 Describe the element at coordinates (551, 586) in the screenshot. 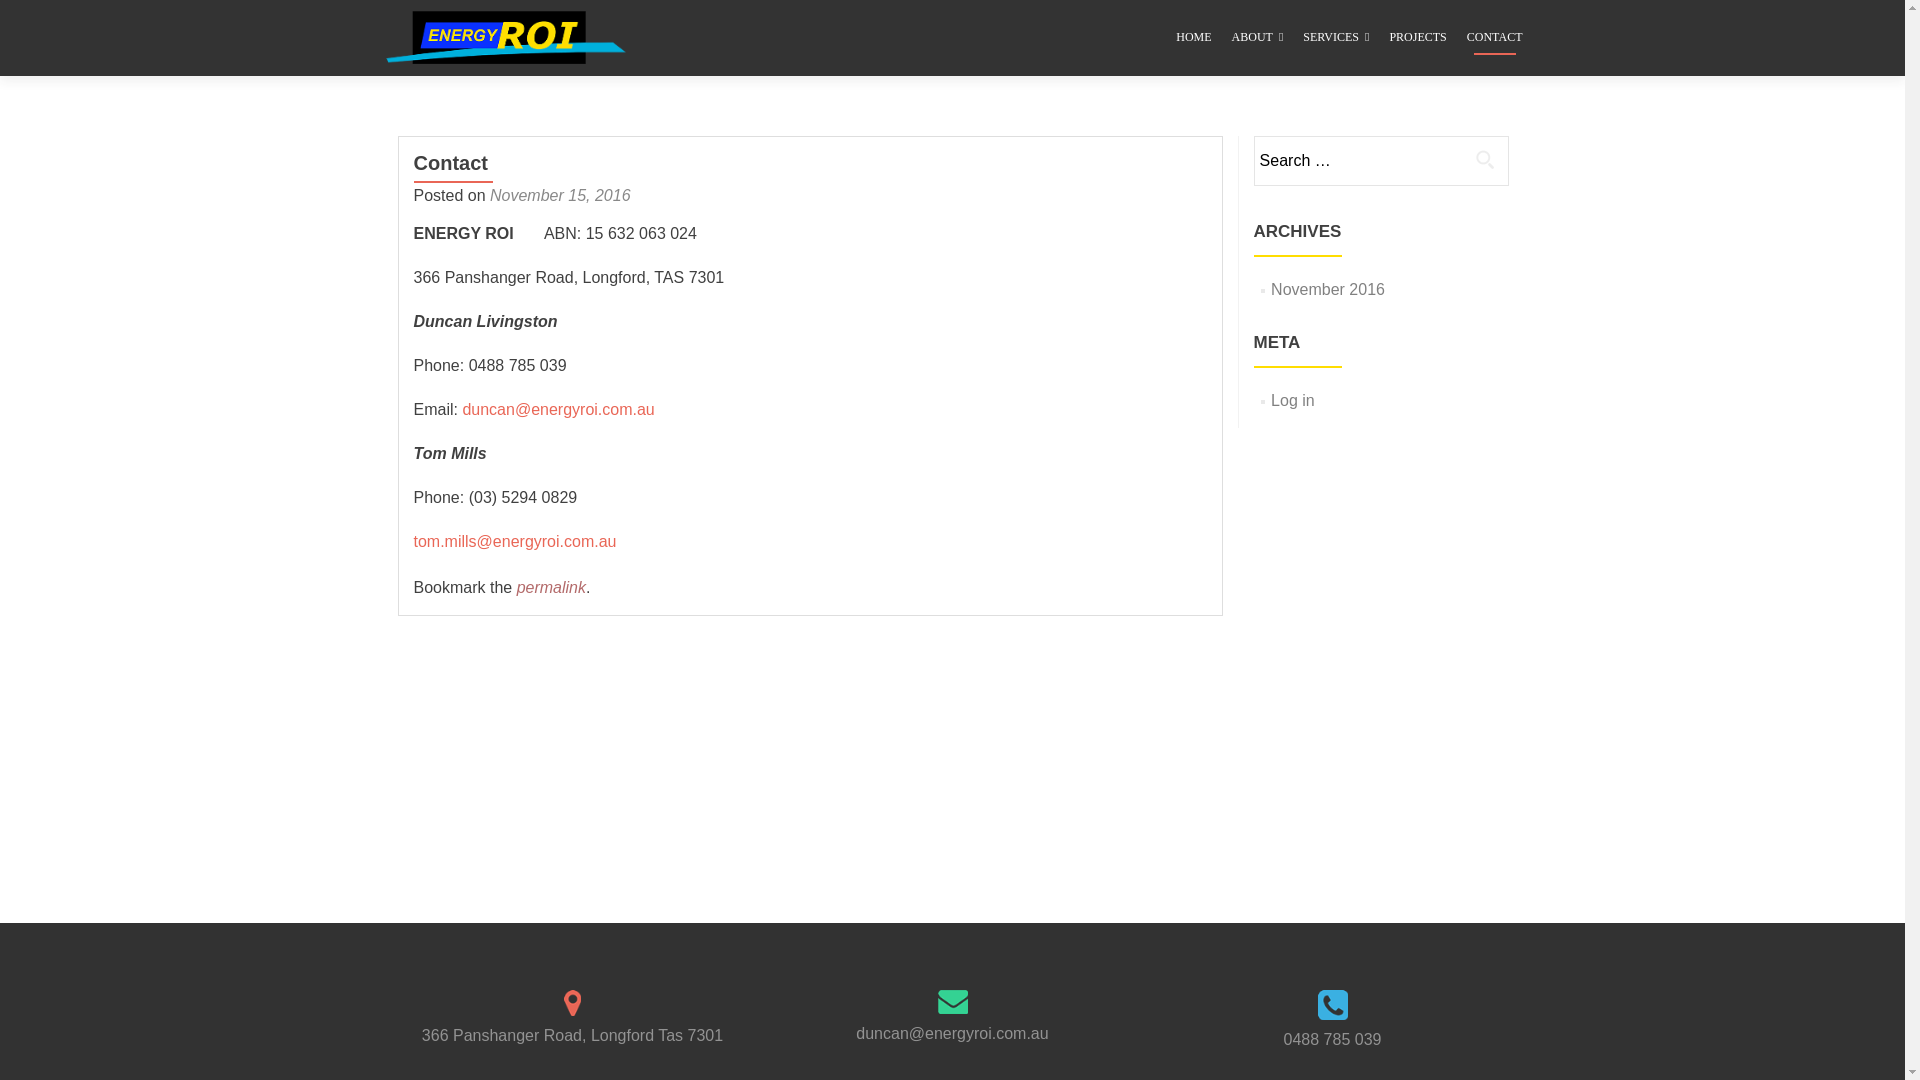

I see `'permalink'` at that location.